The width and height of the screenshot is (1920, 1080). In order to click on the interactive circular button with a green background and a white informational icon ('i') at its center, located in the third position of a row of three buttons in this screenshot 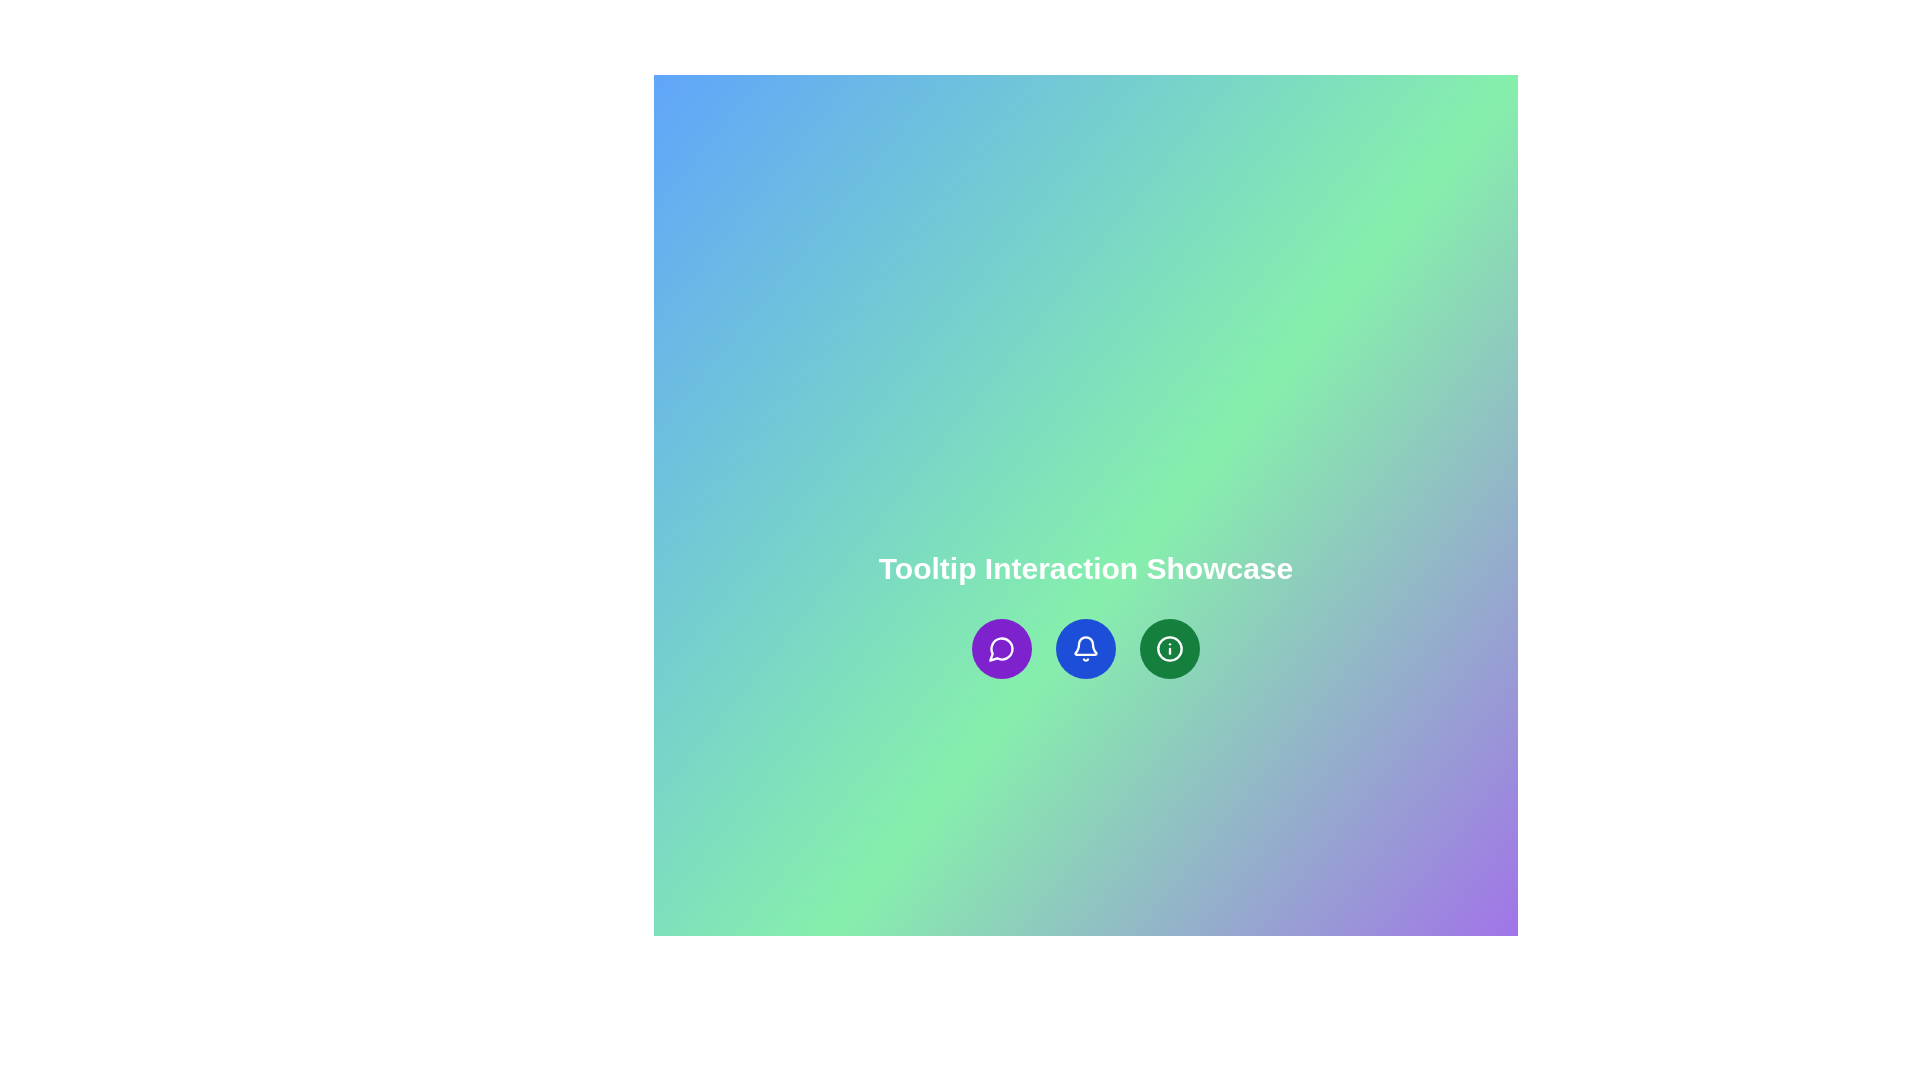, I will do `click(1170, 648)`.